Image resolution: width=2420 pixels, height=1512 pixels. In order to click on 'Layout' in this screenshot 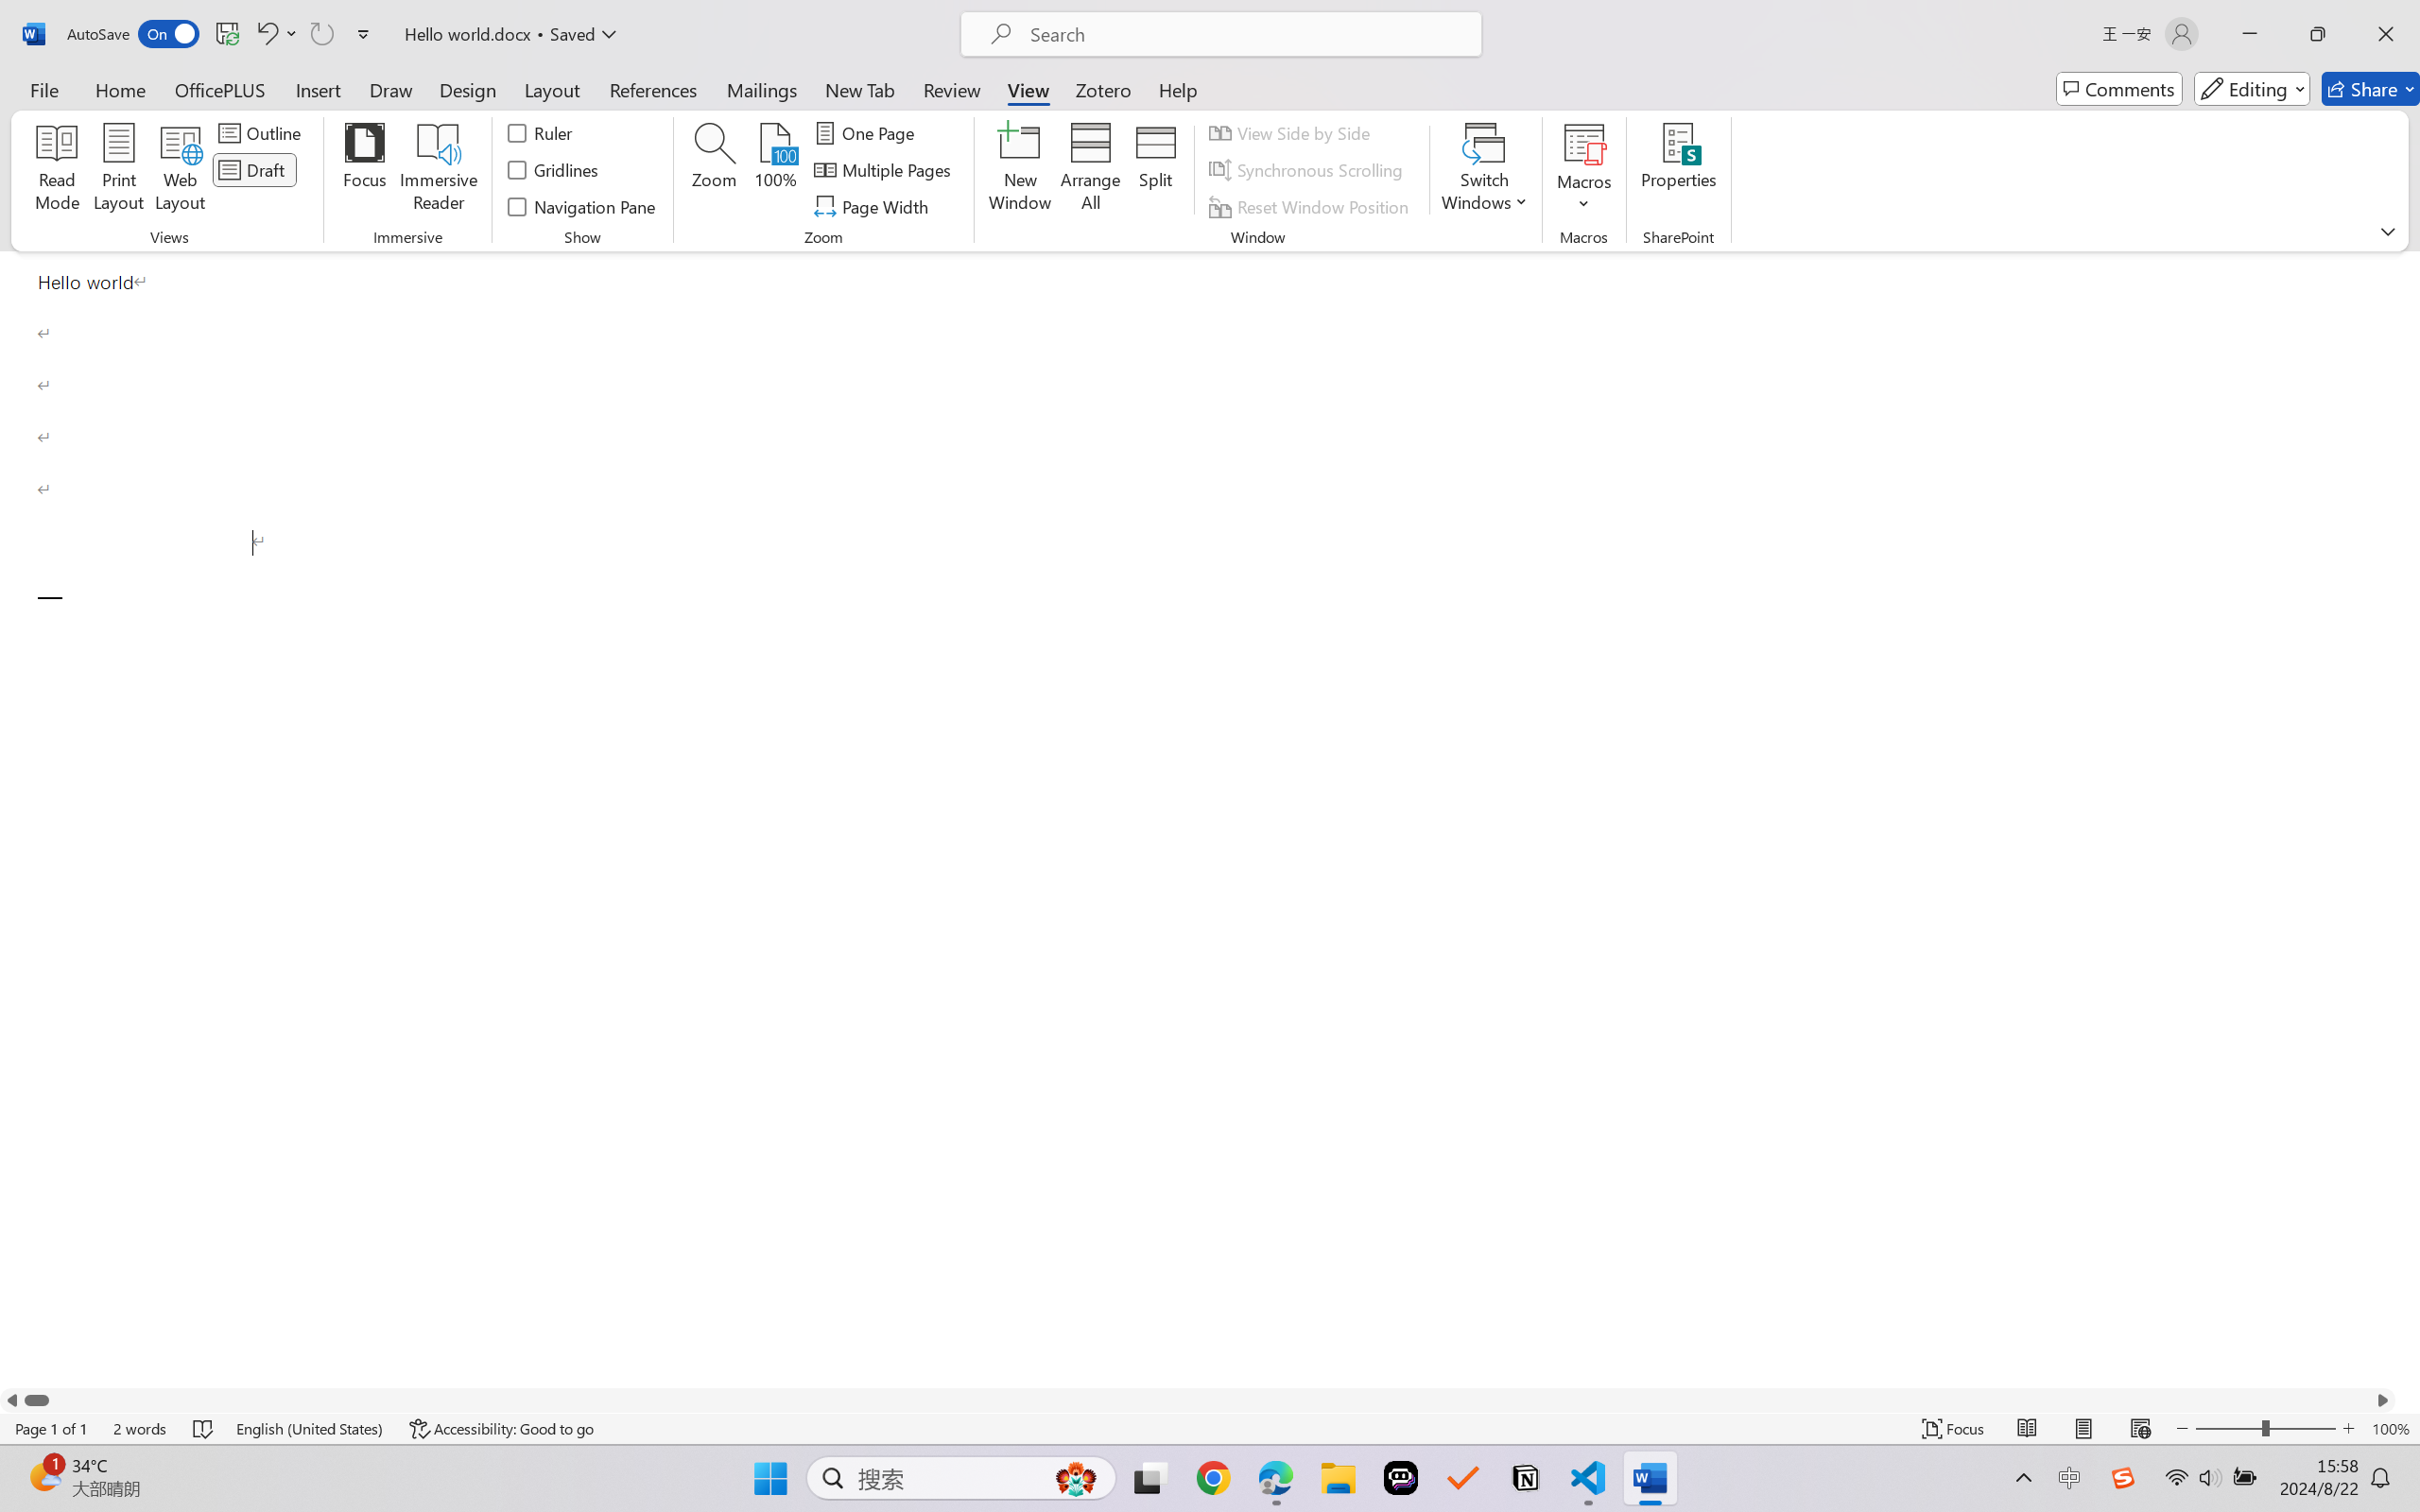, I will do `click(550, 88)`.